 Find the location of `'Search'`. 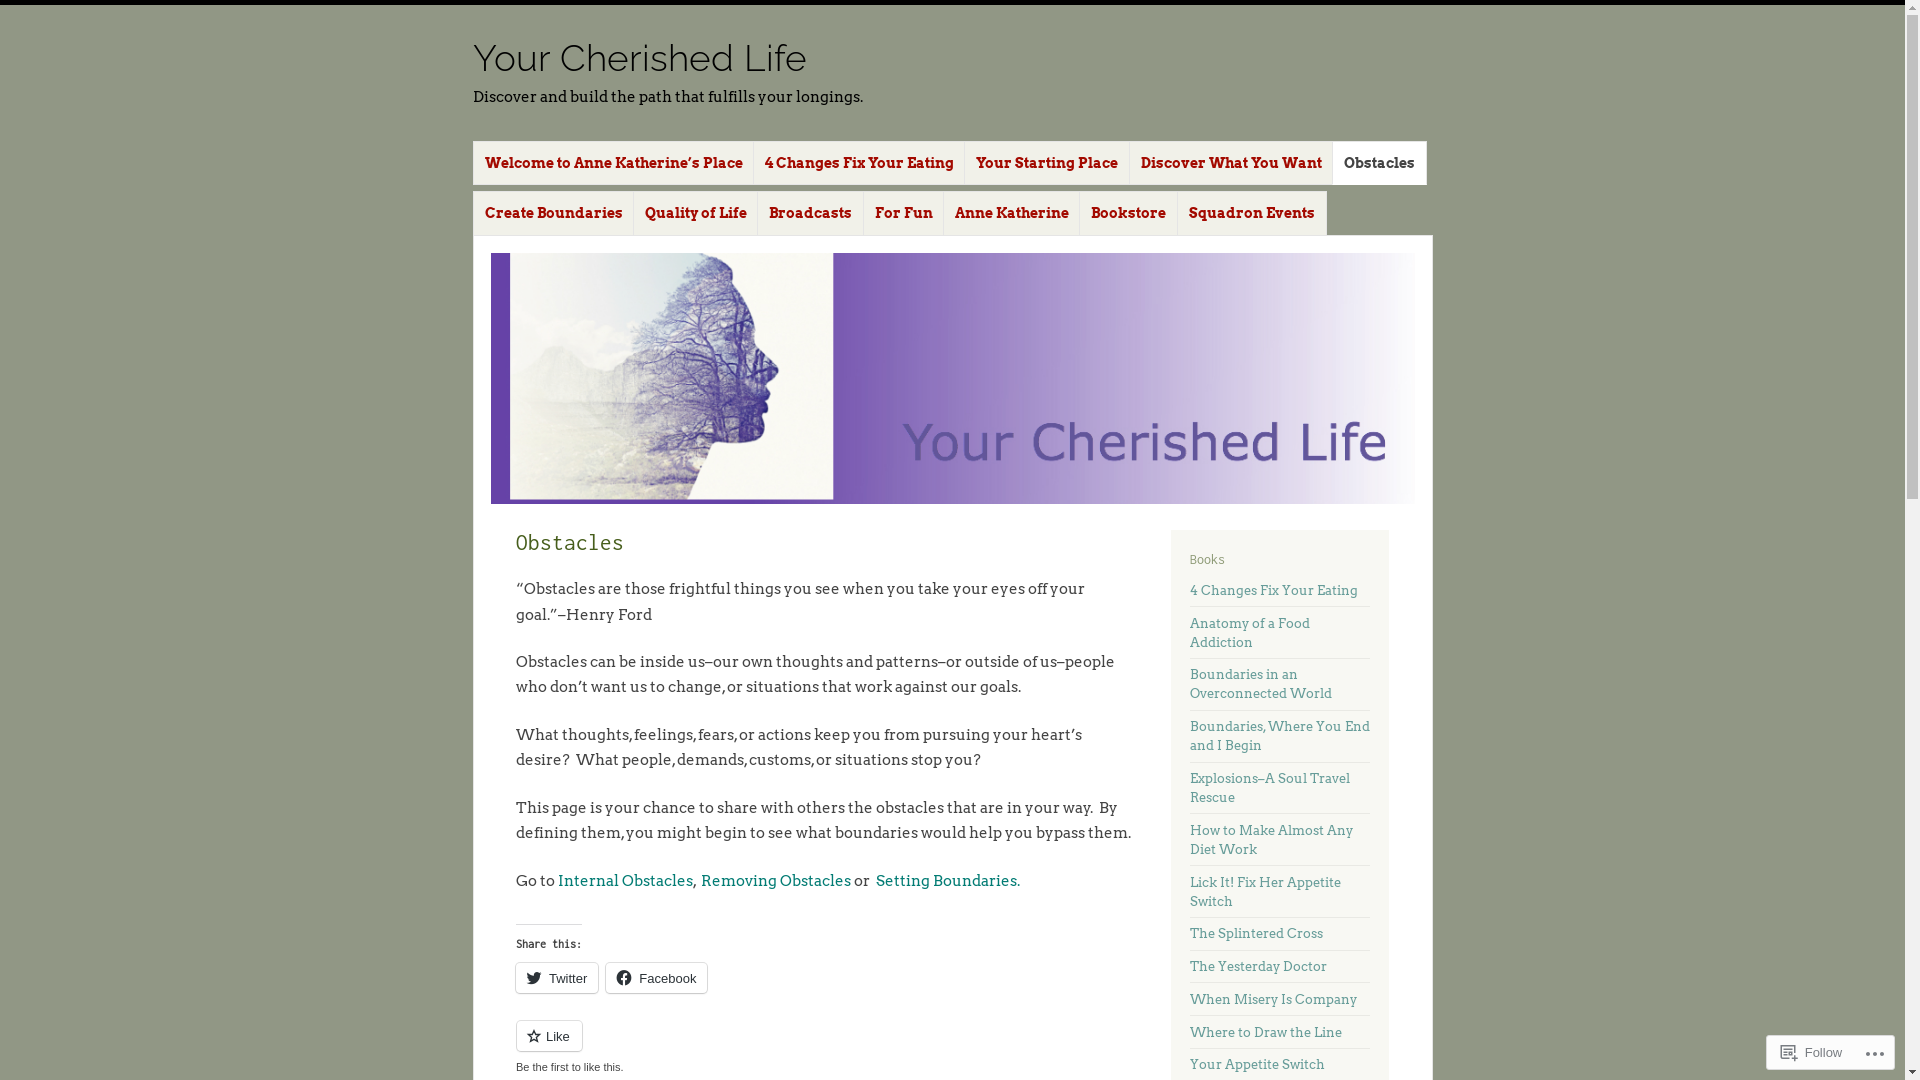

'Search' is located at coordinates (28, 11).